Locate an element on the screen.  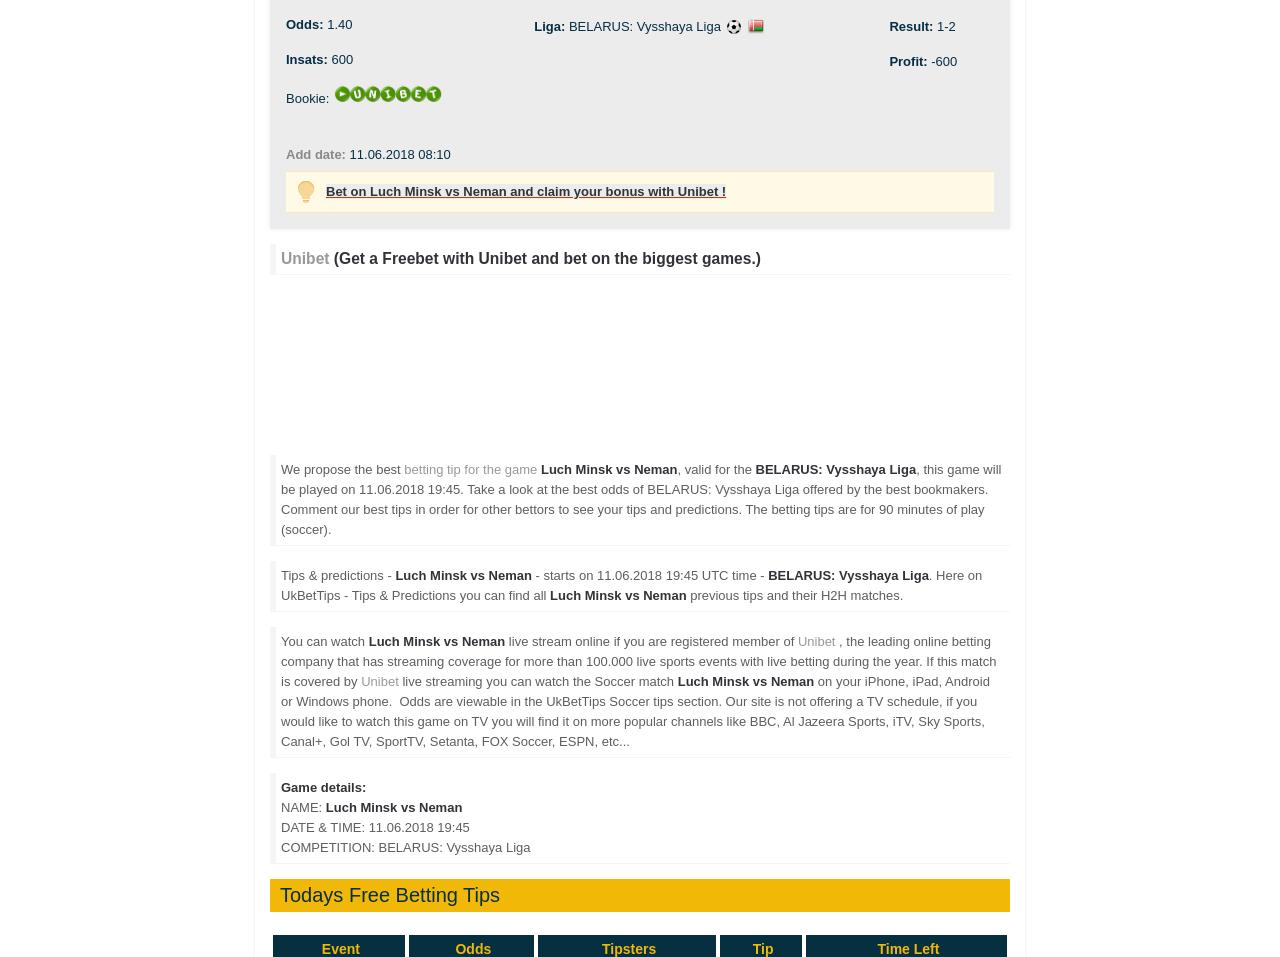
'- starts on 11.06.2018 19:45 UTC time -' is located at coordinates (649, 574).